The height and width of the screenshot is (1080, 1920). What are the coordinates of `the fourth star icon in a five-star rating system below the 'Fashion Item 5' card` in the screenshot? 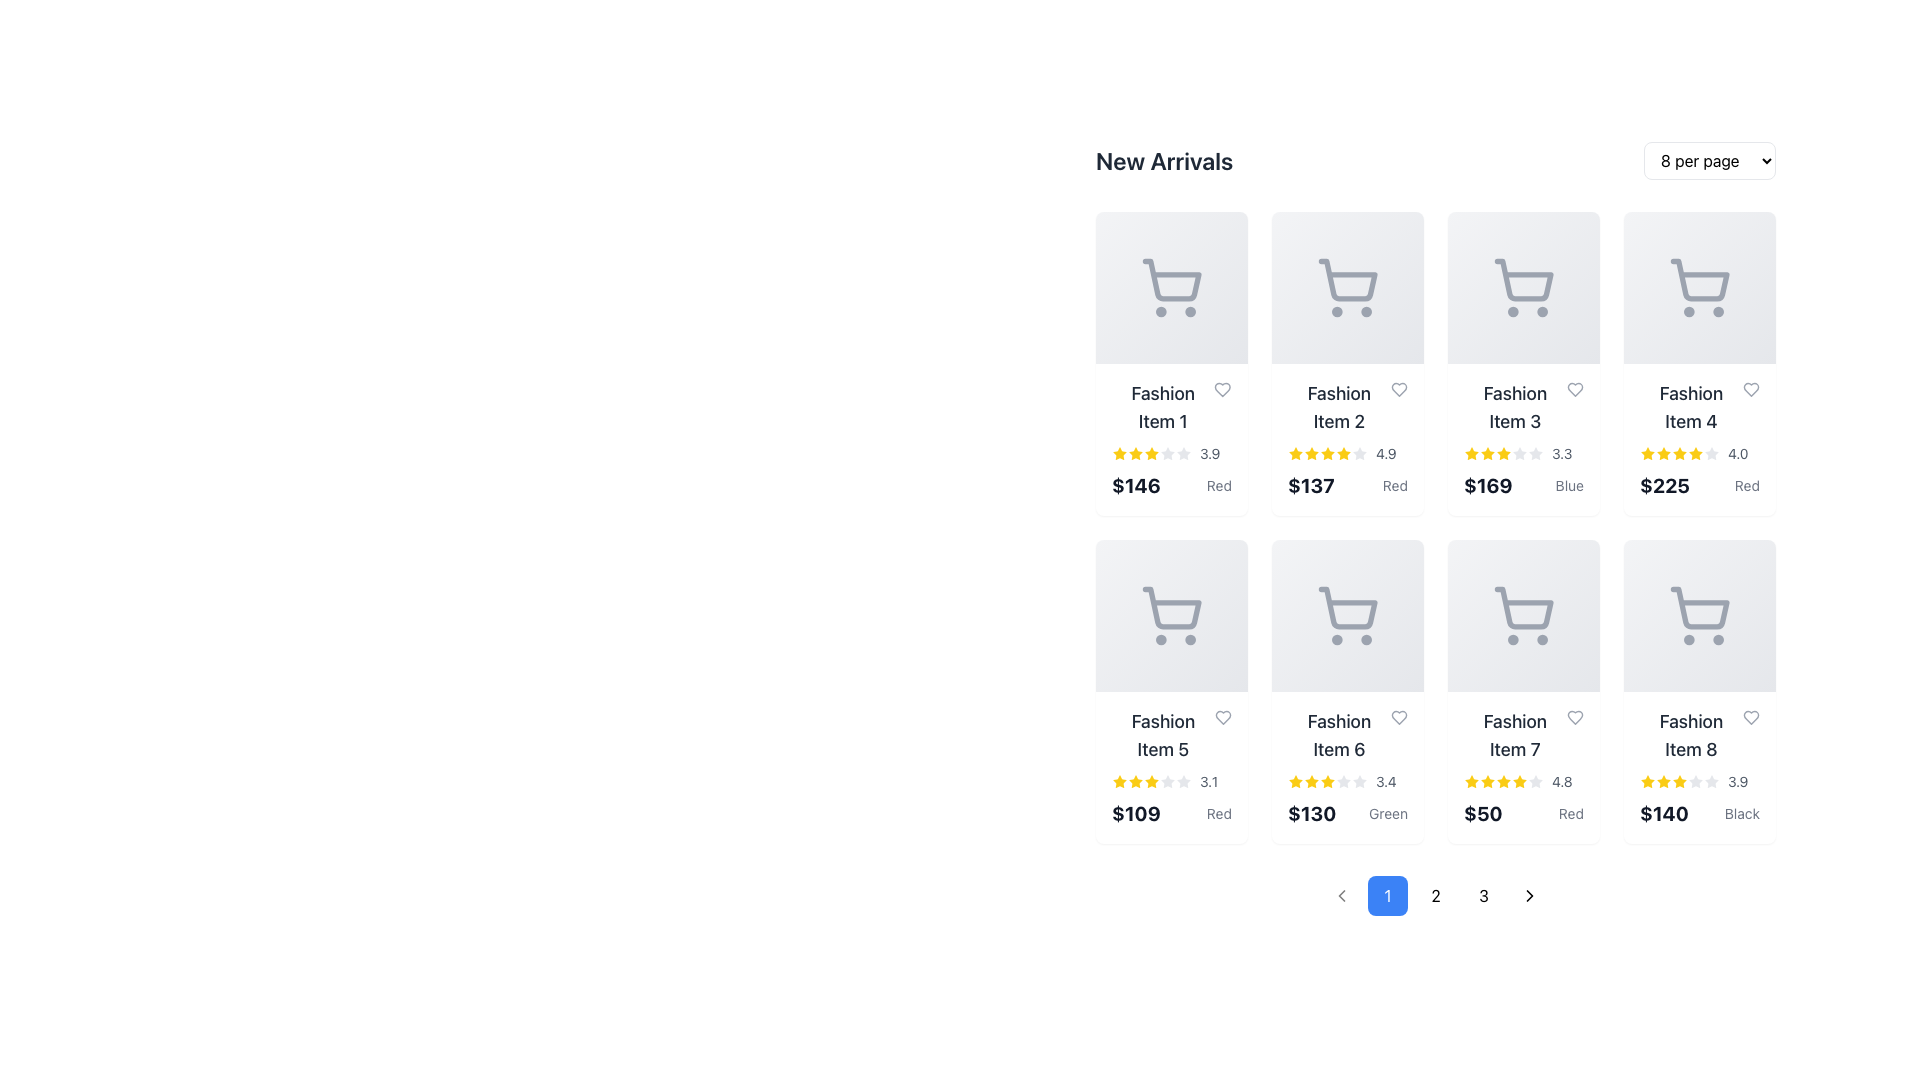 It's located at (1152, 781).